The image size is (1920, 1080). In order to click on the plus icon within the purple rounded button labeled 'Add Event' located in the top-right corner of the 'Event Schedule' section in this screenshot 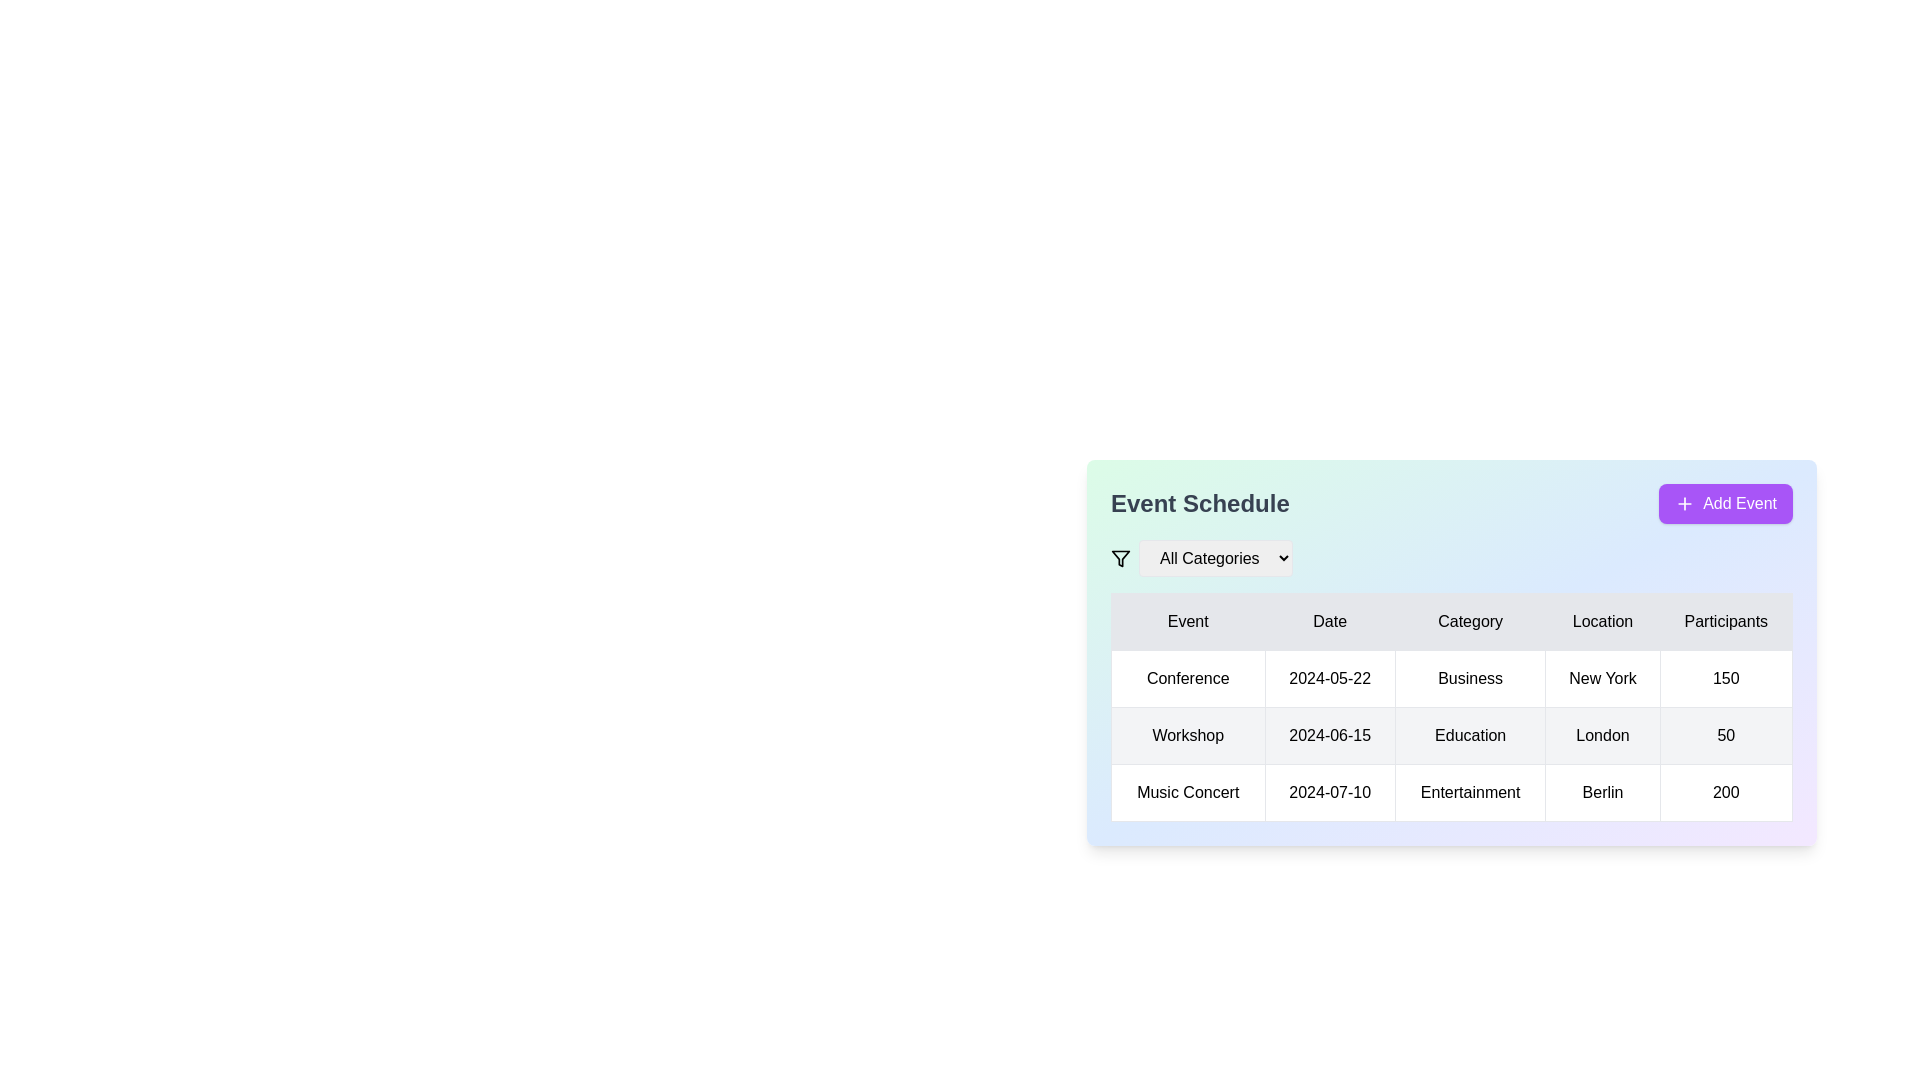, I will do `click(1684, 503)`.